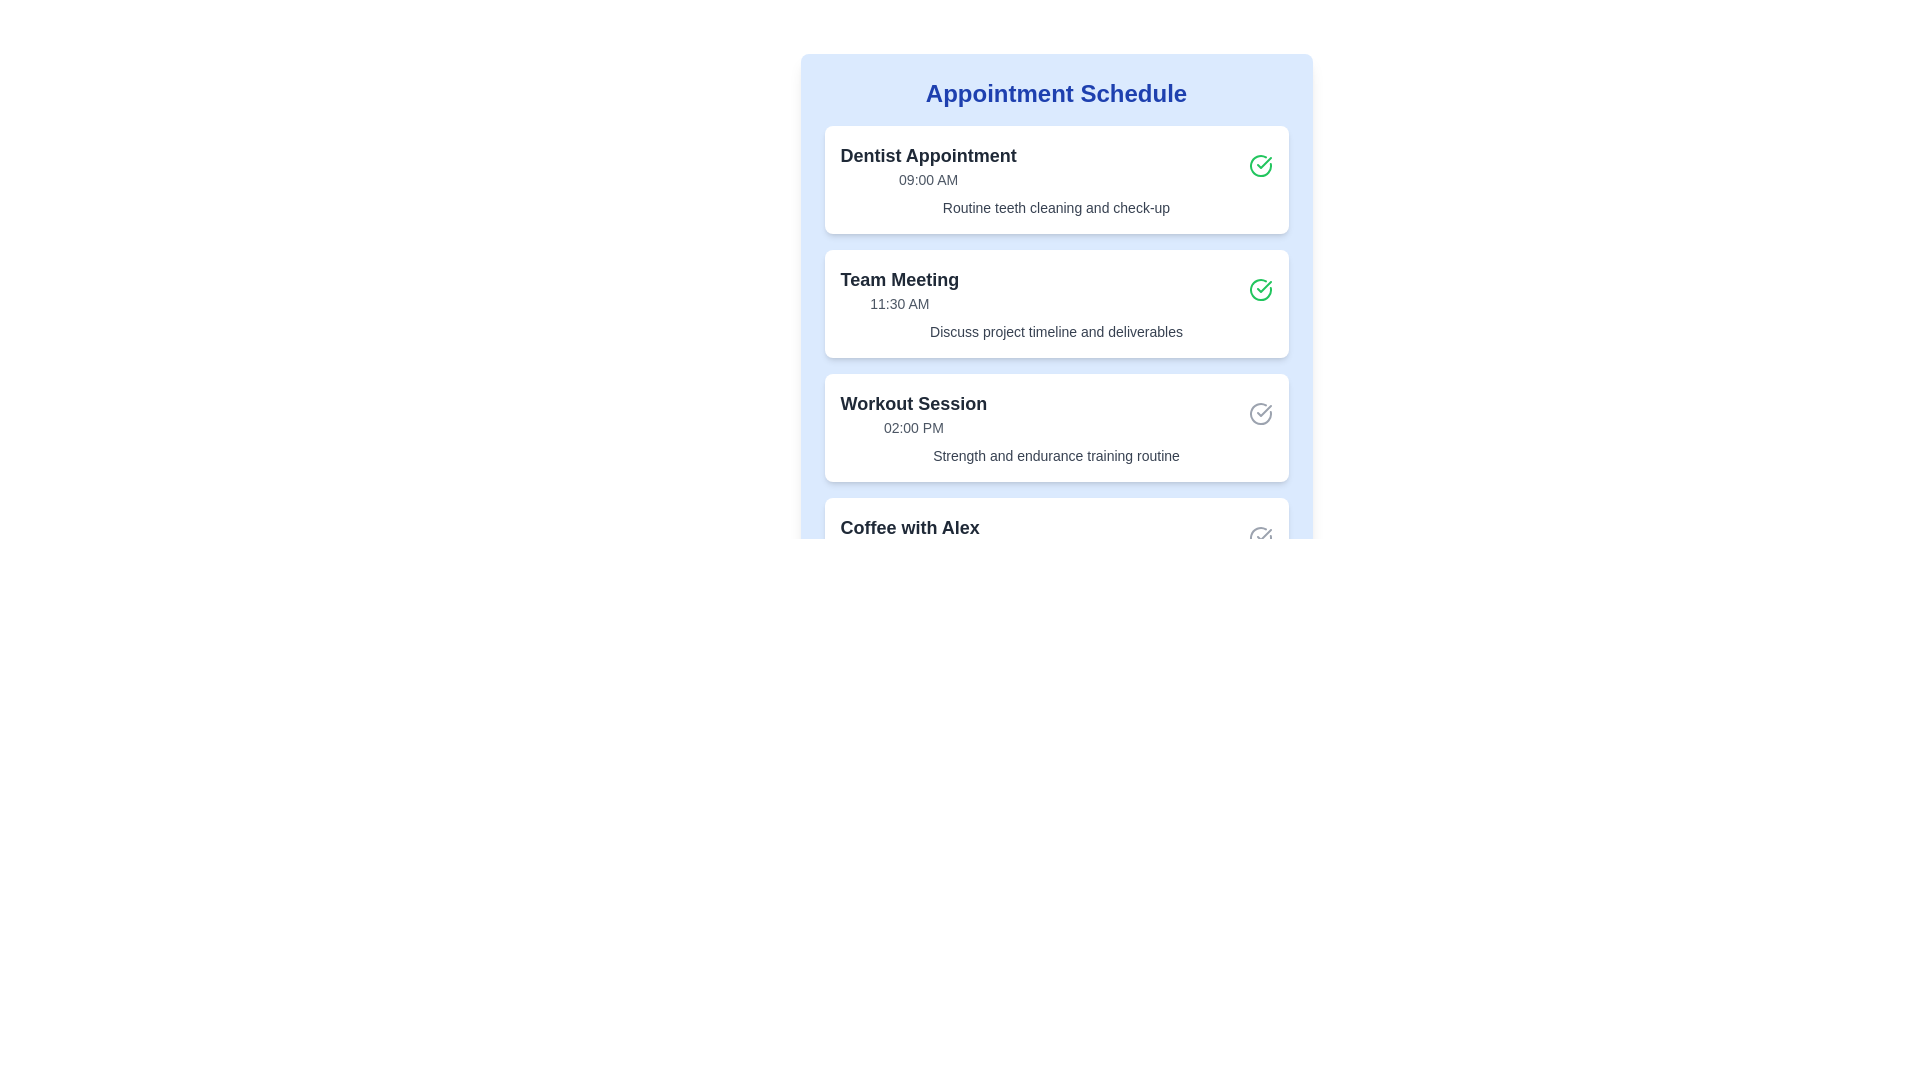 This screenshot has height=1080, width=1920. I want to click on the 'Workout Session' appointment label, which displays the scheduled time of '02:00 PM', positioned as the third item in a vertically stacked list, so click(912, 412).